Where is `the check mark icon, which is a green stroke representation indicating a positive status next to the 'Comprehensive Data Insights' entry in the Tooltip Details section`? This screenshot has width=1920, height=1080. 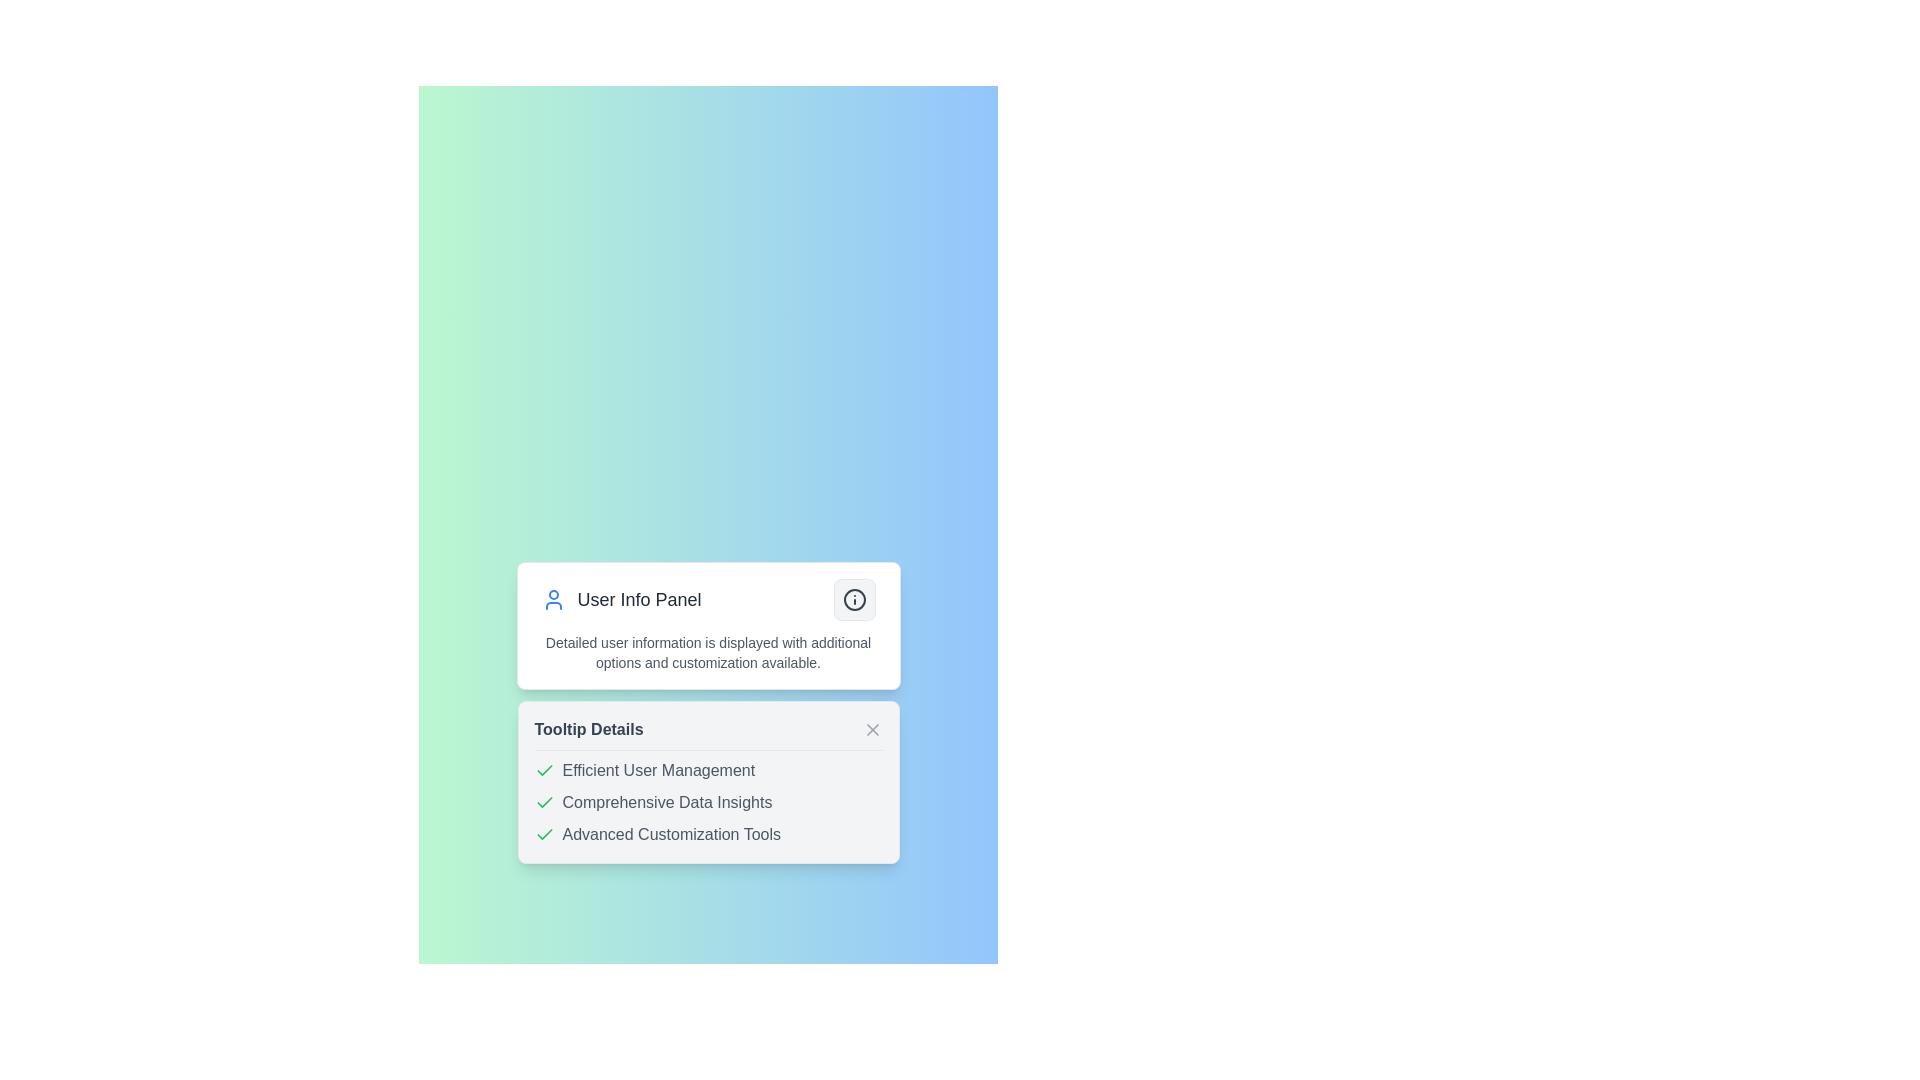 the check mark icon, which is a green stroke representation indicating a positive status next to the 'Comprehensive Data Insights' entry in the Tooltip Details section is located at coordinates (544, 769).